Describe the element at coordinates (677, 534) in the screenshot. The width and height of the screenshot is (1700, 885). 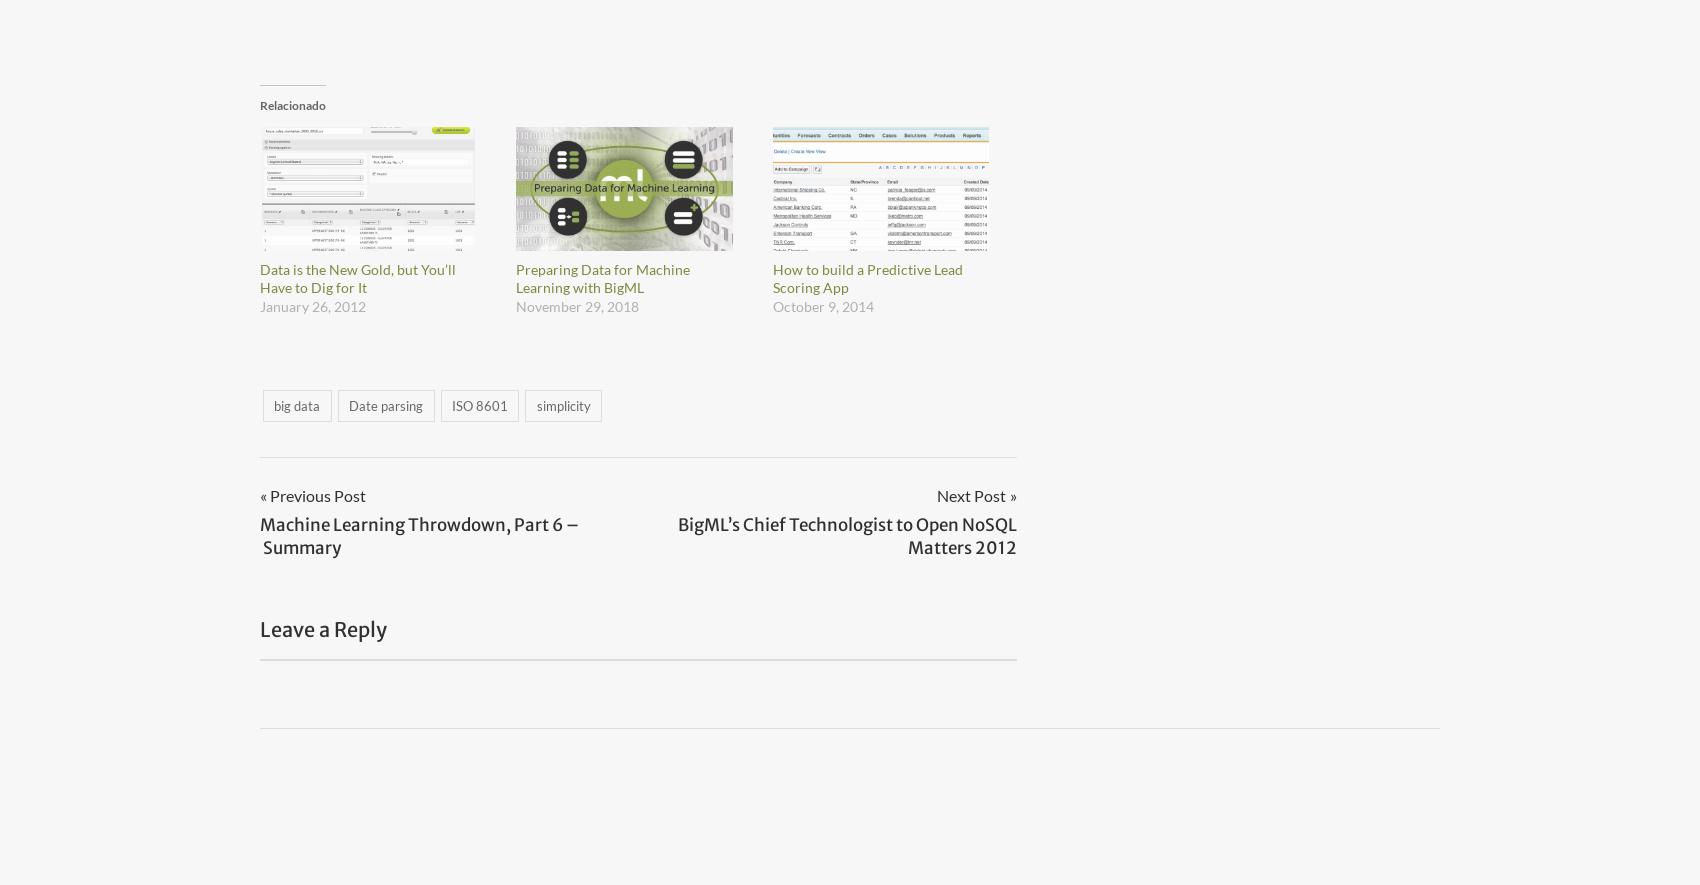
I see `'BigML’s Chief Technologist to Open NoSQL Matters 2012'` at that location.